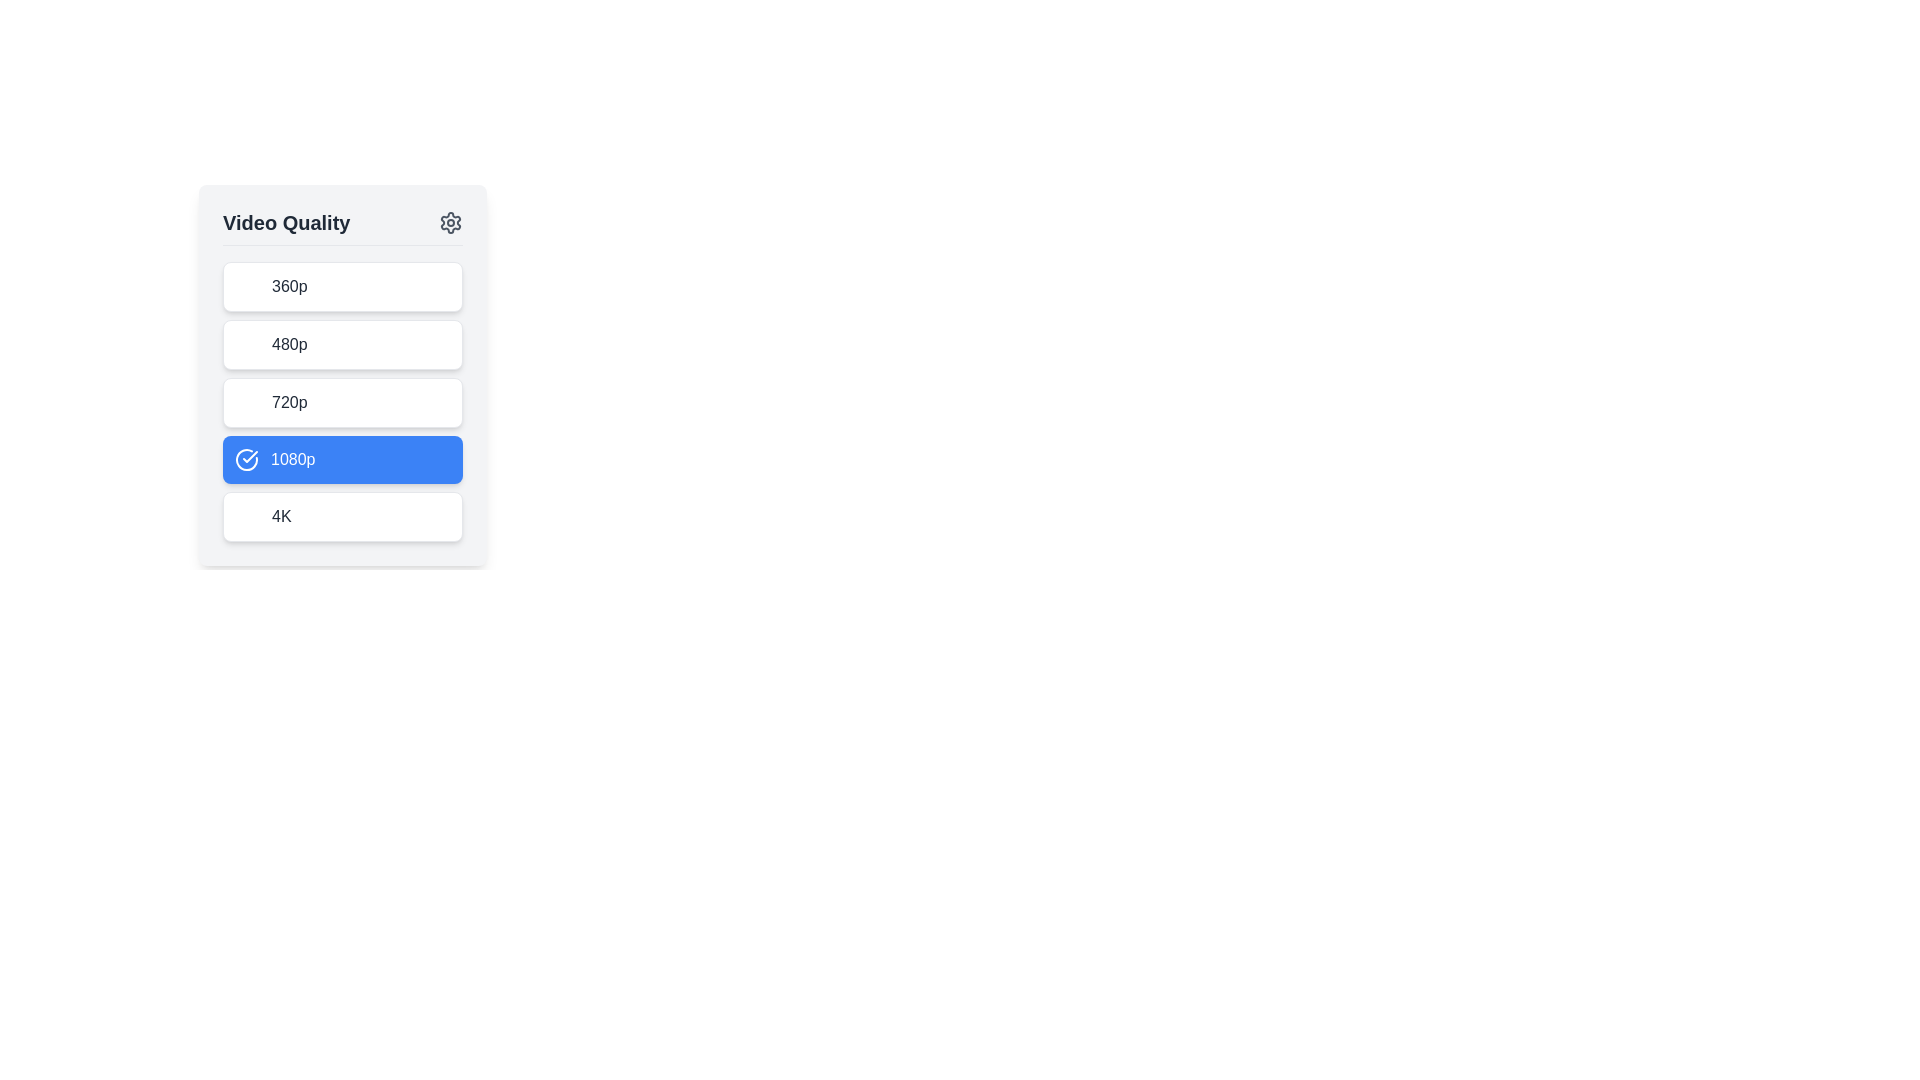  I want to click on the cogwheel-shaped settings icon located in the top-right corner of the 'Video Quality' selection dialog, so click(450, 223).